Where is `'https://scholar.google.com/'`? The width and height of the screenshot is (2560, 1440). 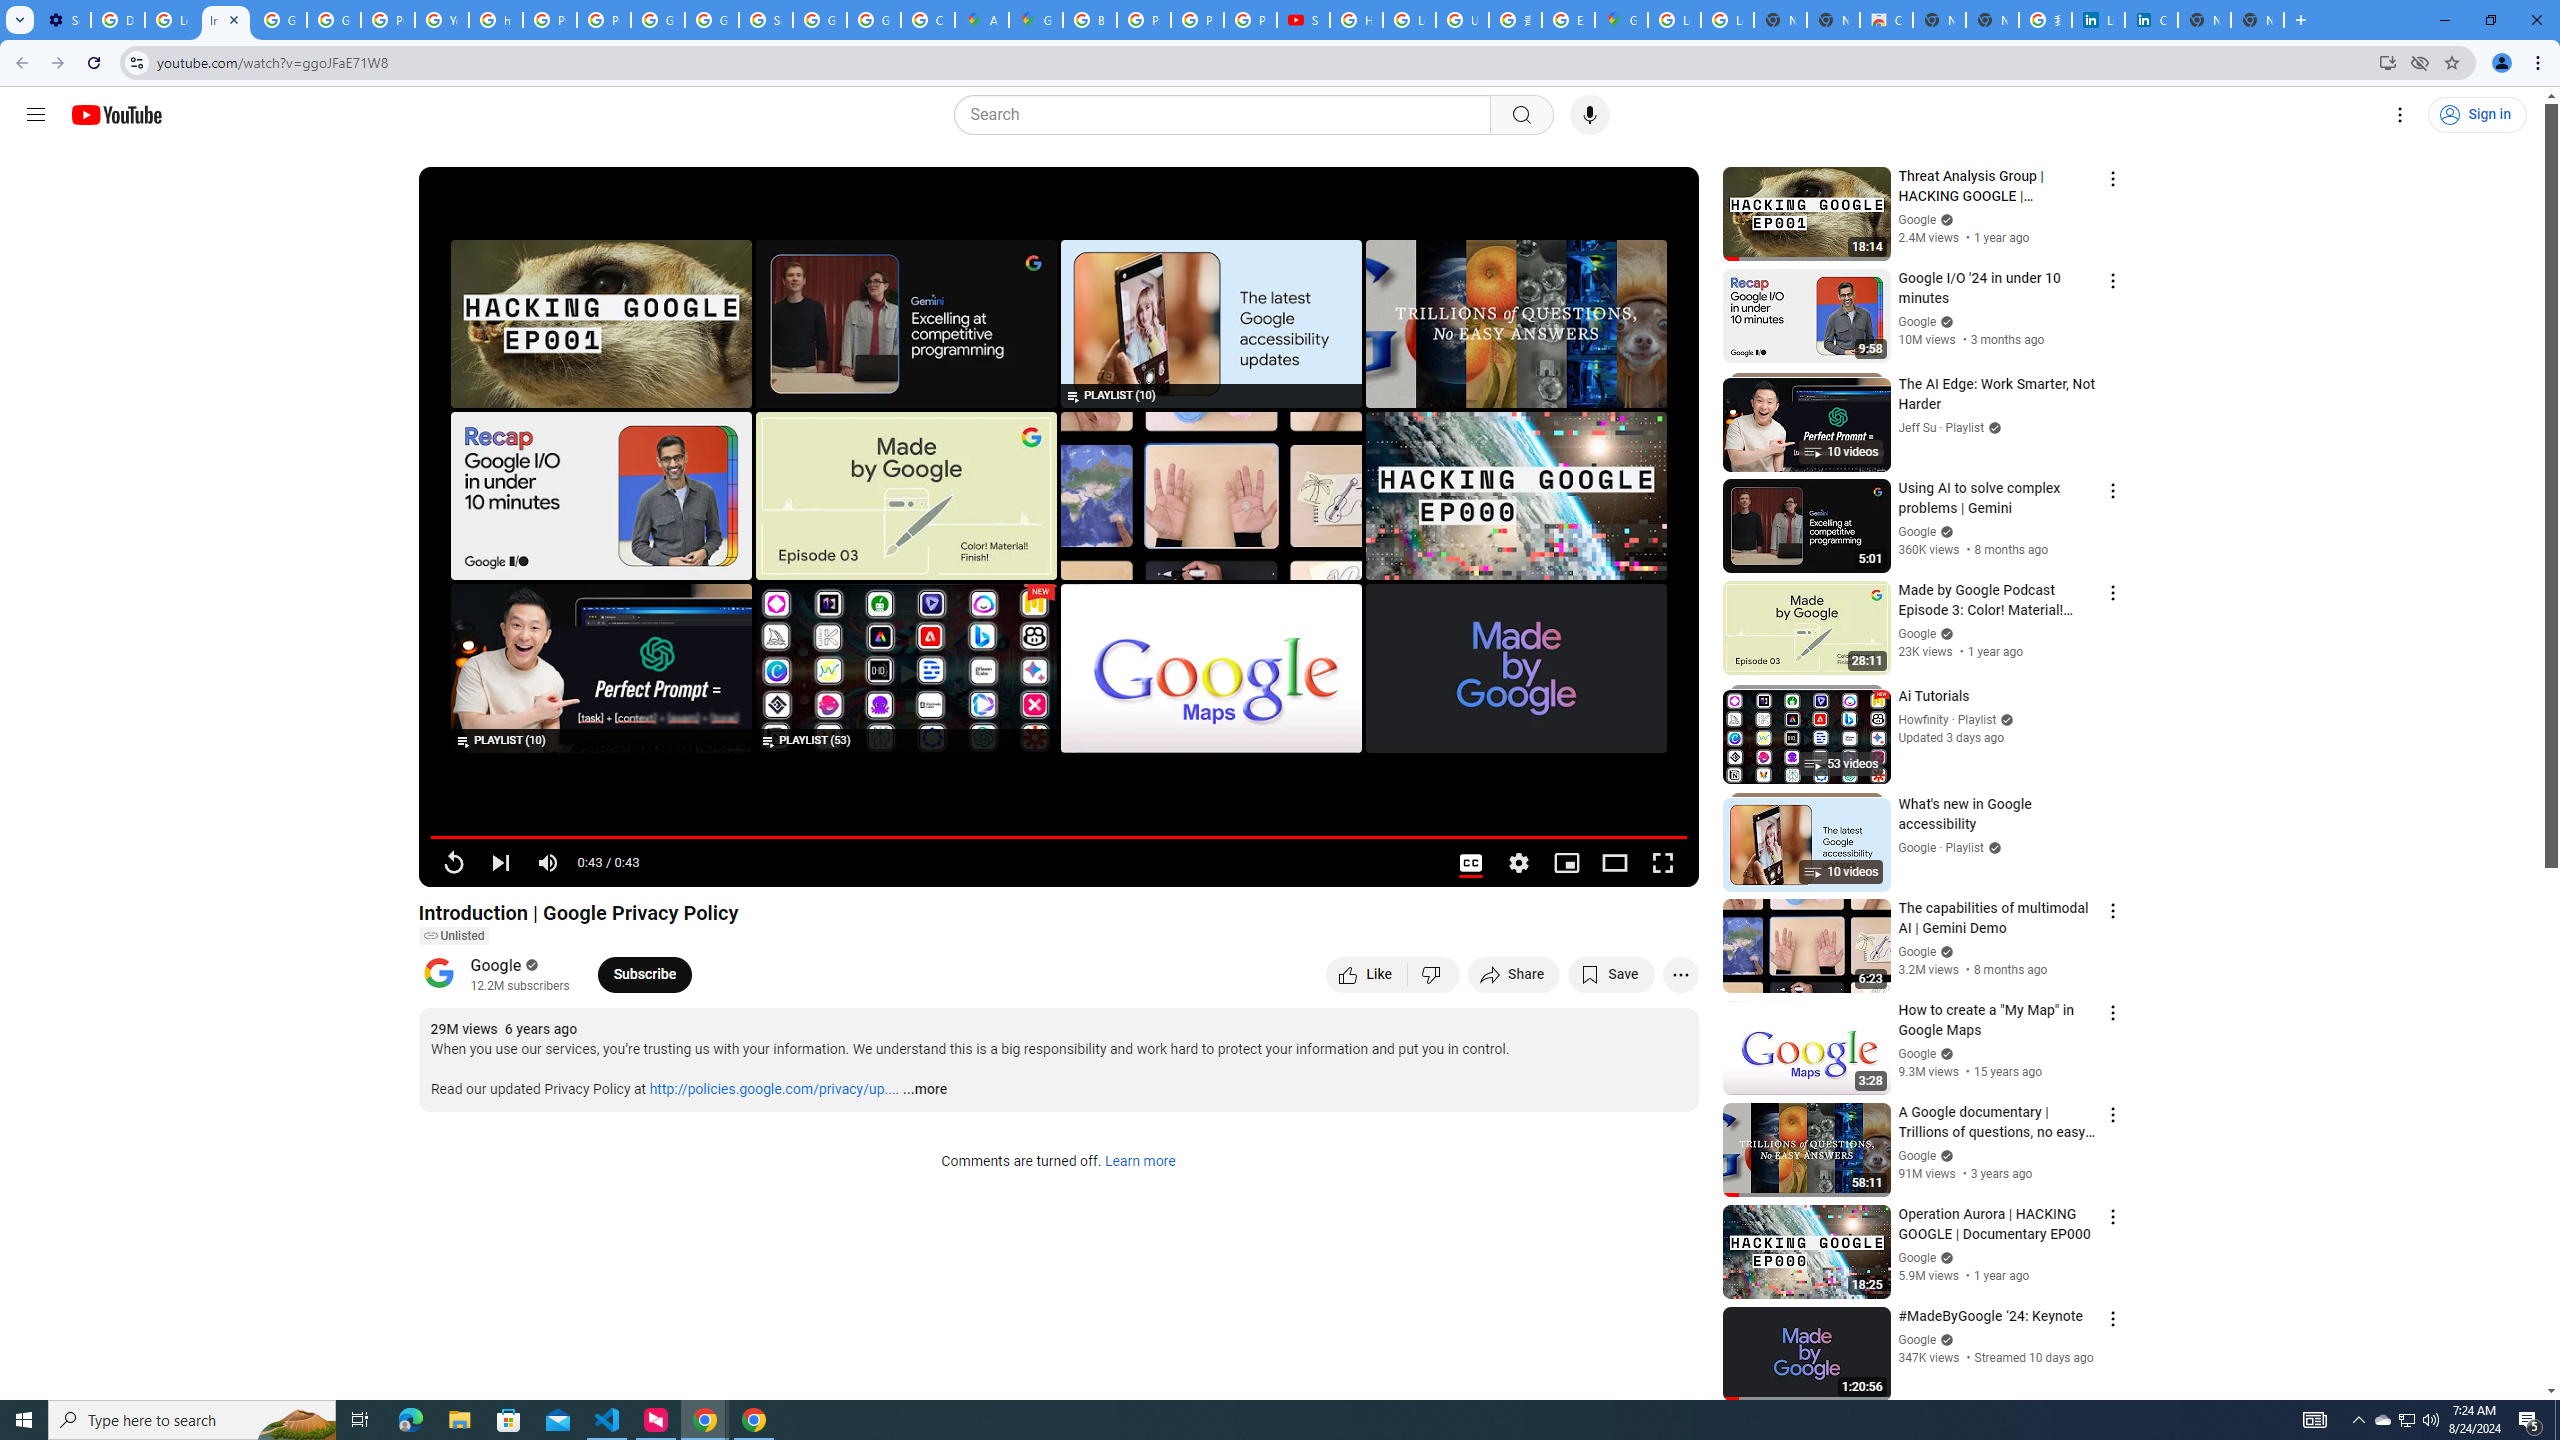
'https://scholar.google.com/' is located at coordinates (496, 19).